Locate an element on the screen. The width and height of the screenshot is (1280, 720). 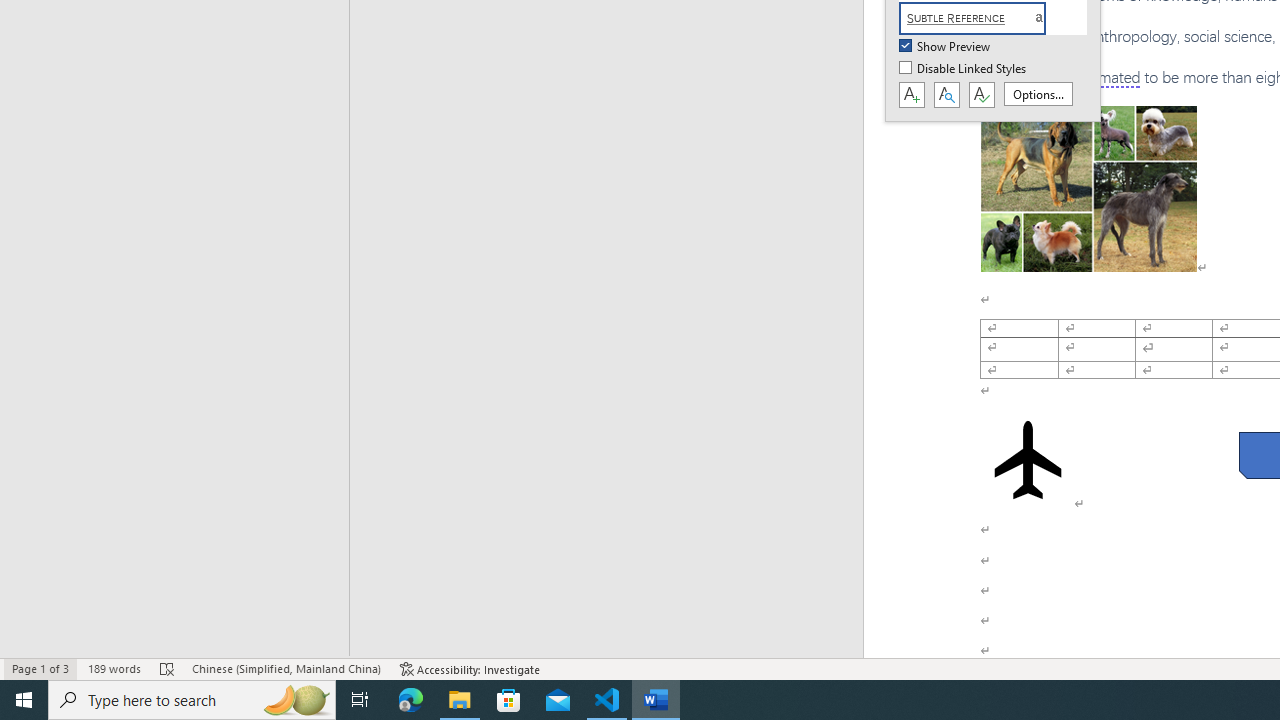
'Subtle Reference' is located at coordinates (984, 18).